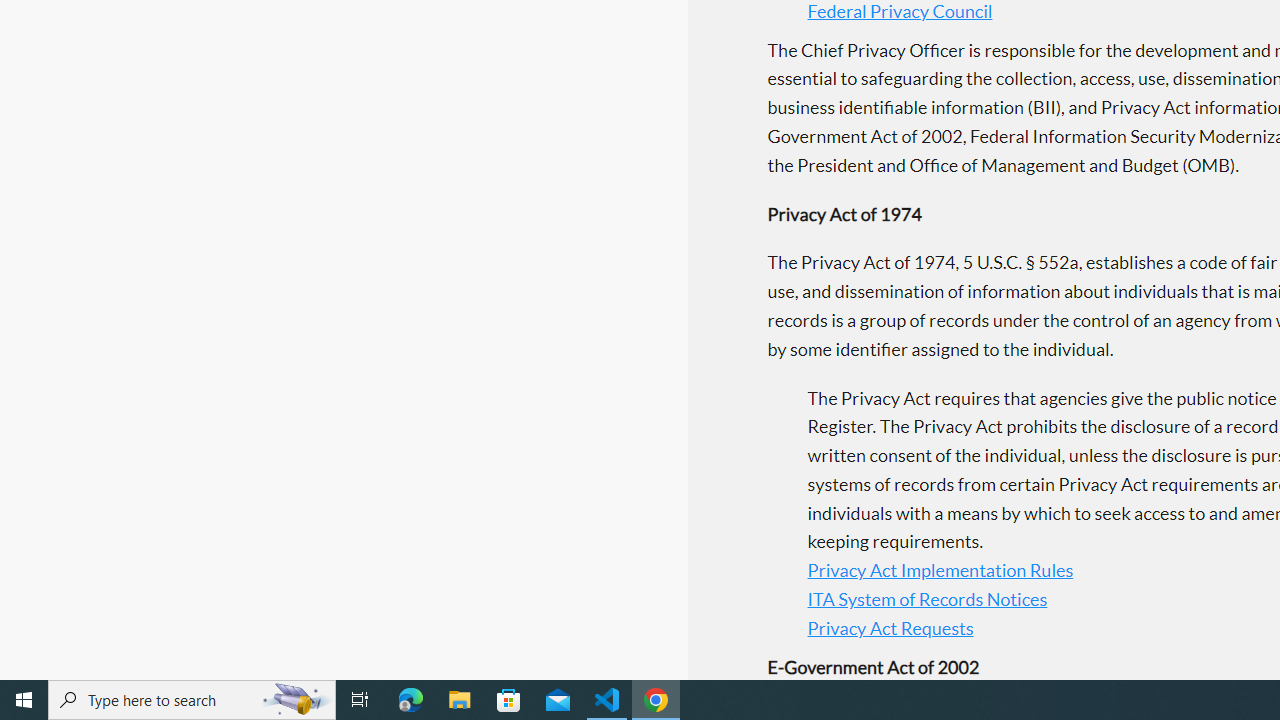  What do you see at coordinates (939, 570) in the screenshot?
I see `'Privacy Act Implementation Rules'` at bounding box center [939, 570].